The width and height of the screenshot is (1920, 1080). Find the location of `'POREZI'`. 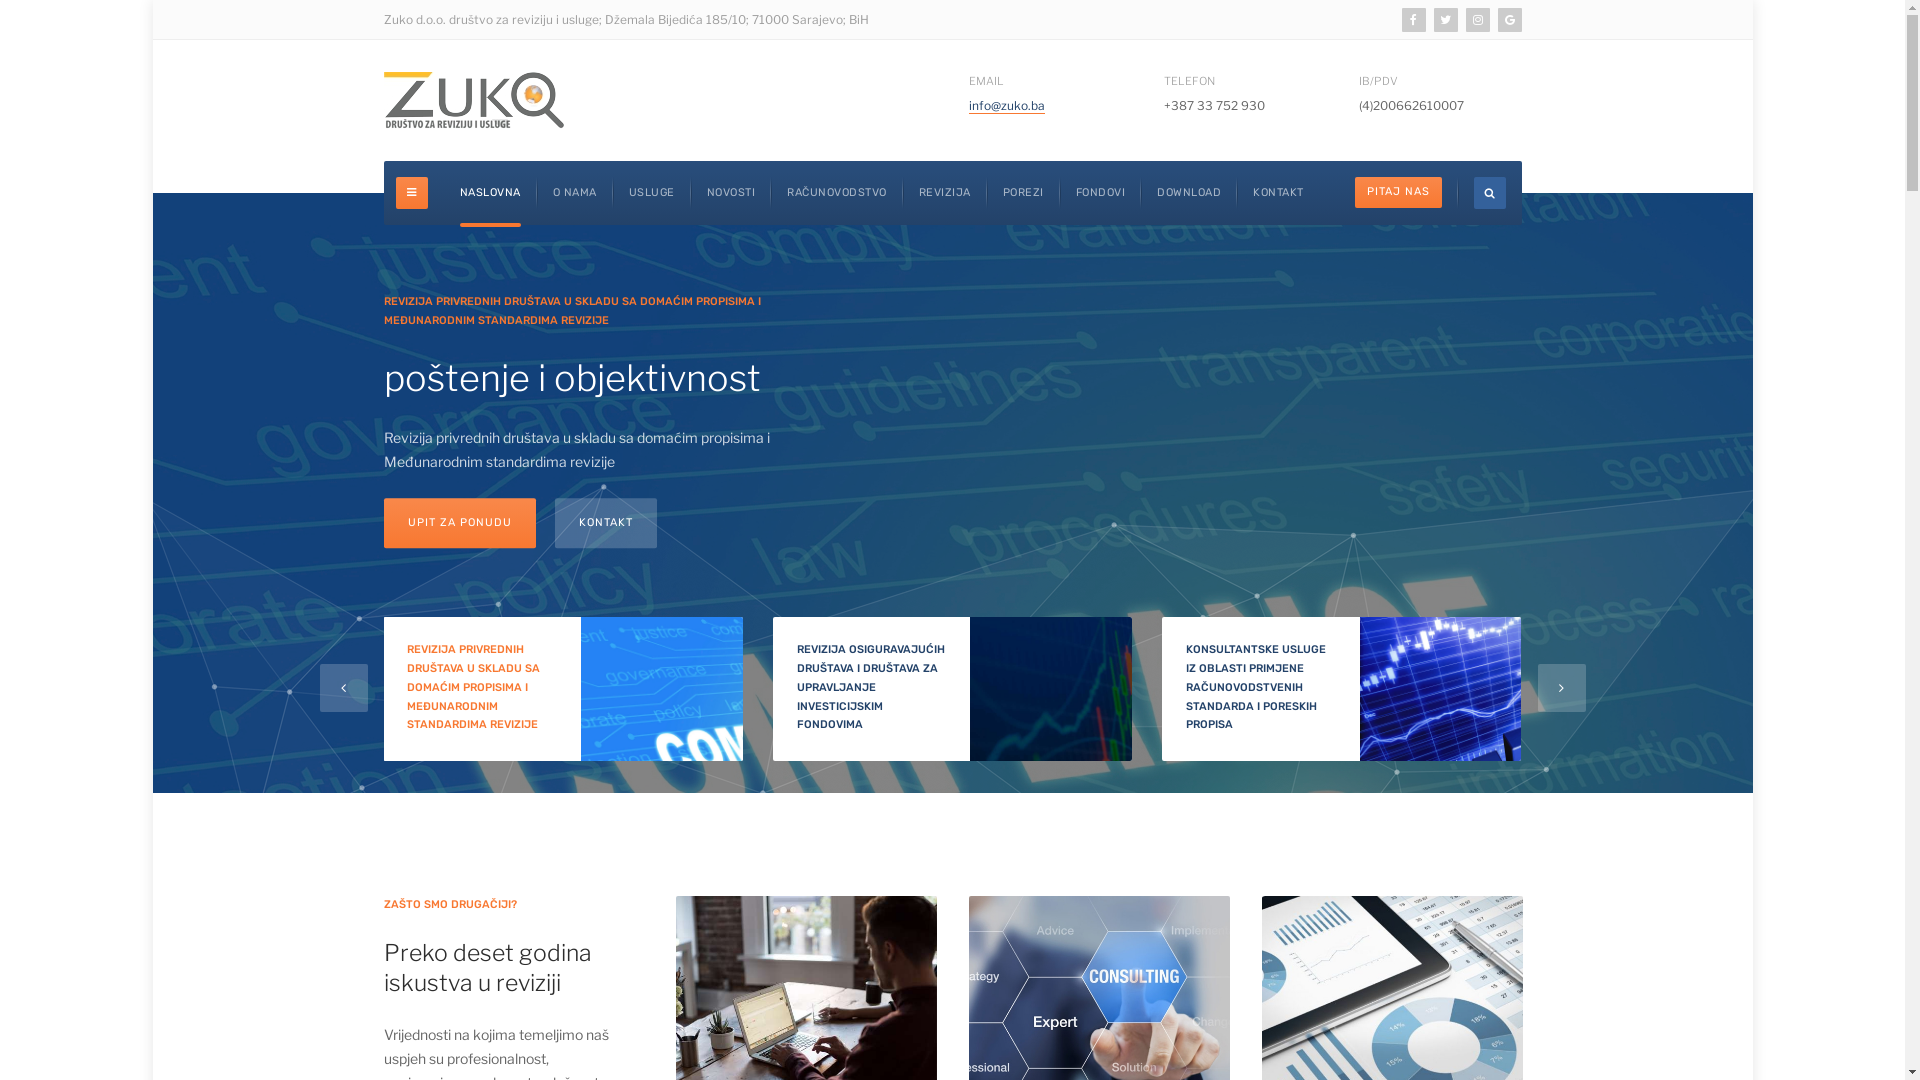

'POREZI' is located at coordinates (1002, 192).